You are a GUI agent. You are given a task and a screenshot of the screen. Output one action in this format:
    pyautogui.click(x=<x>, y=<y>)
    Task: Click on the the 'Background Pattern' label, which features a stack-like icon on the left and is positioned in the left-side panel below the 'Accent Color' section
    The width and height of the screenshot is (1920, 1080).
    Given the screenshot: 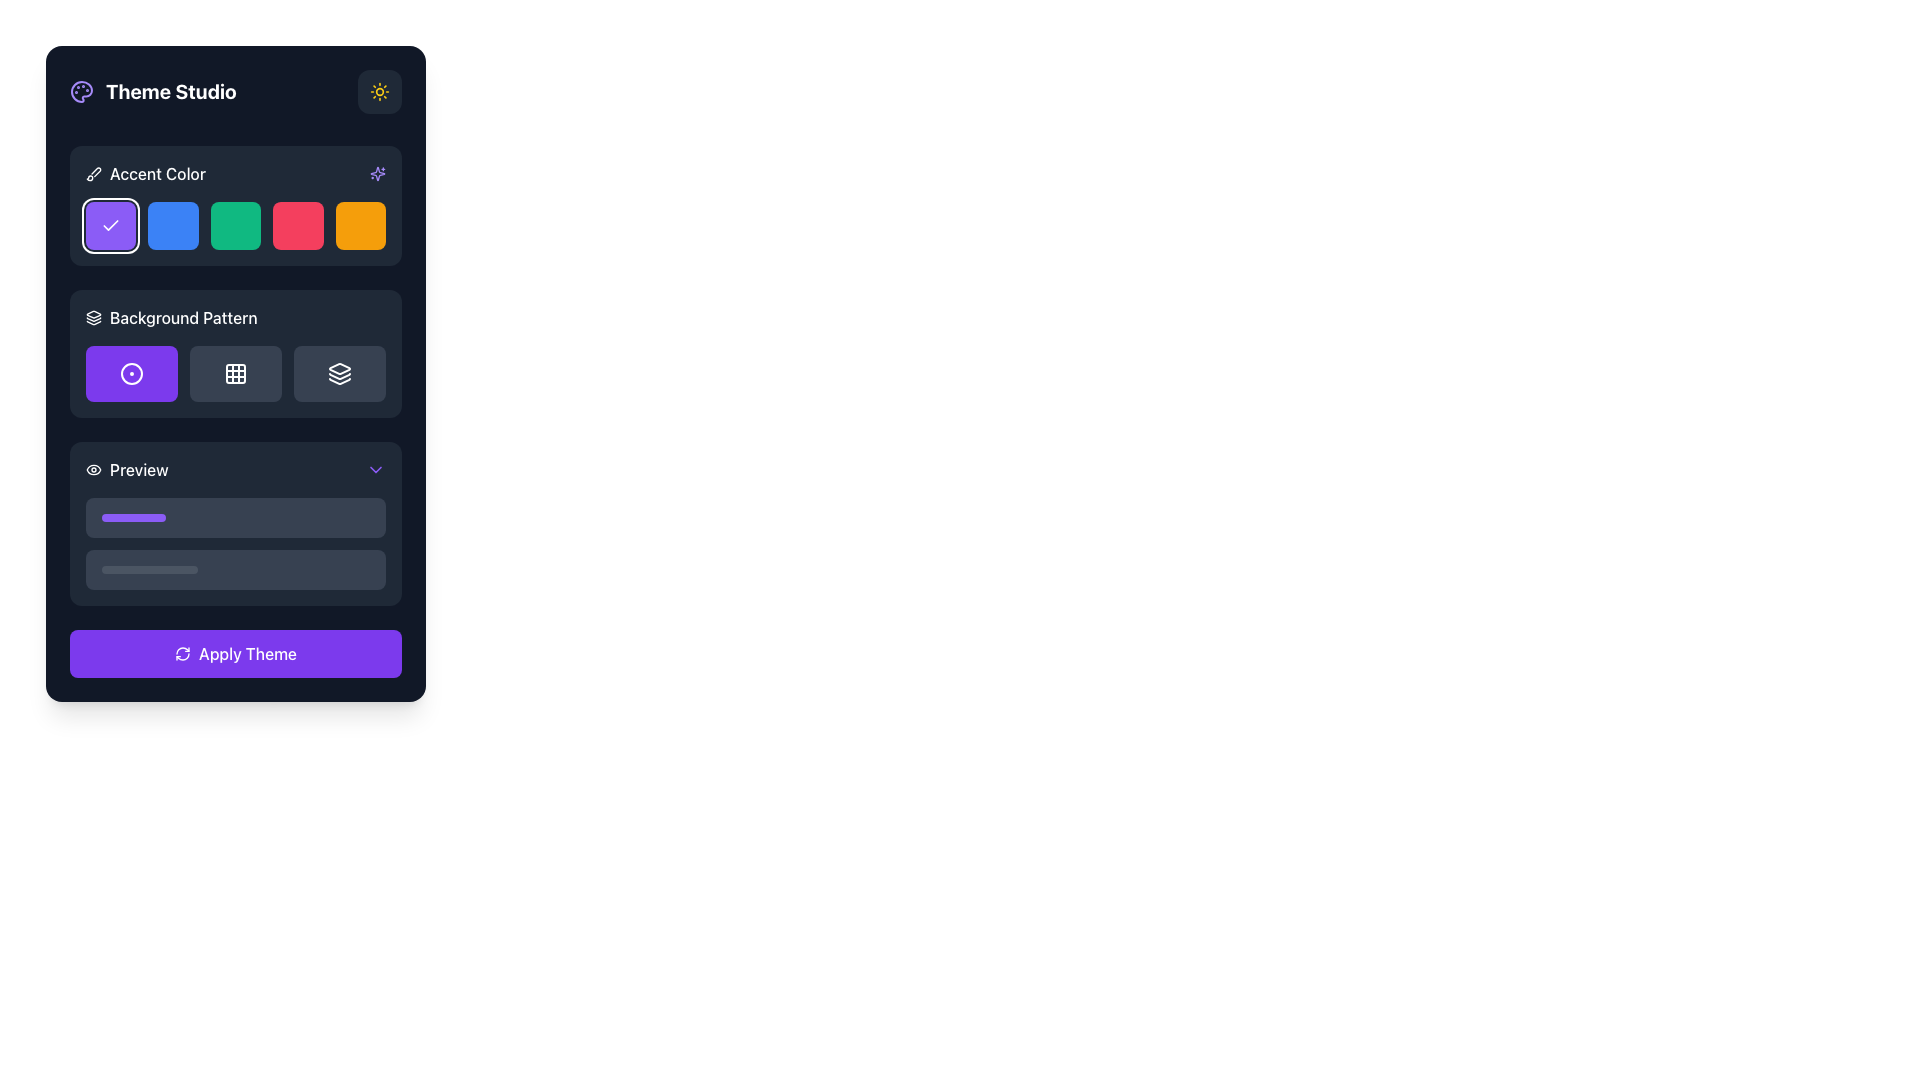 What is the action you would take?
    pyautogui.click(x=171, y=316)
    